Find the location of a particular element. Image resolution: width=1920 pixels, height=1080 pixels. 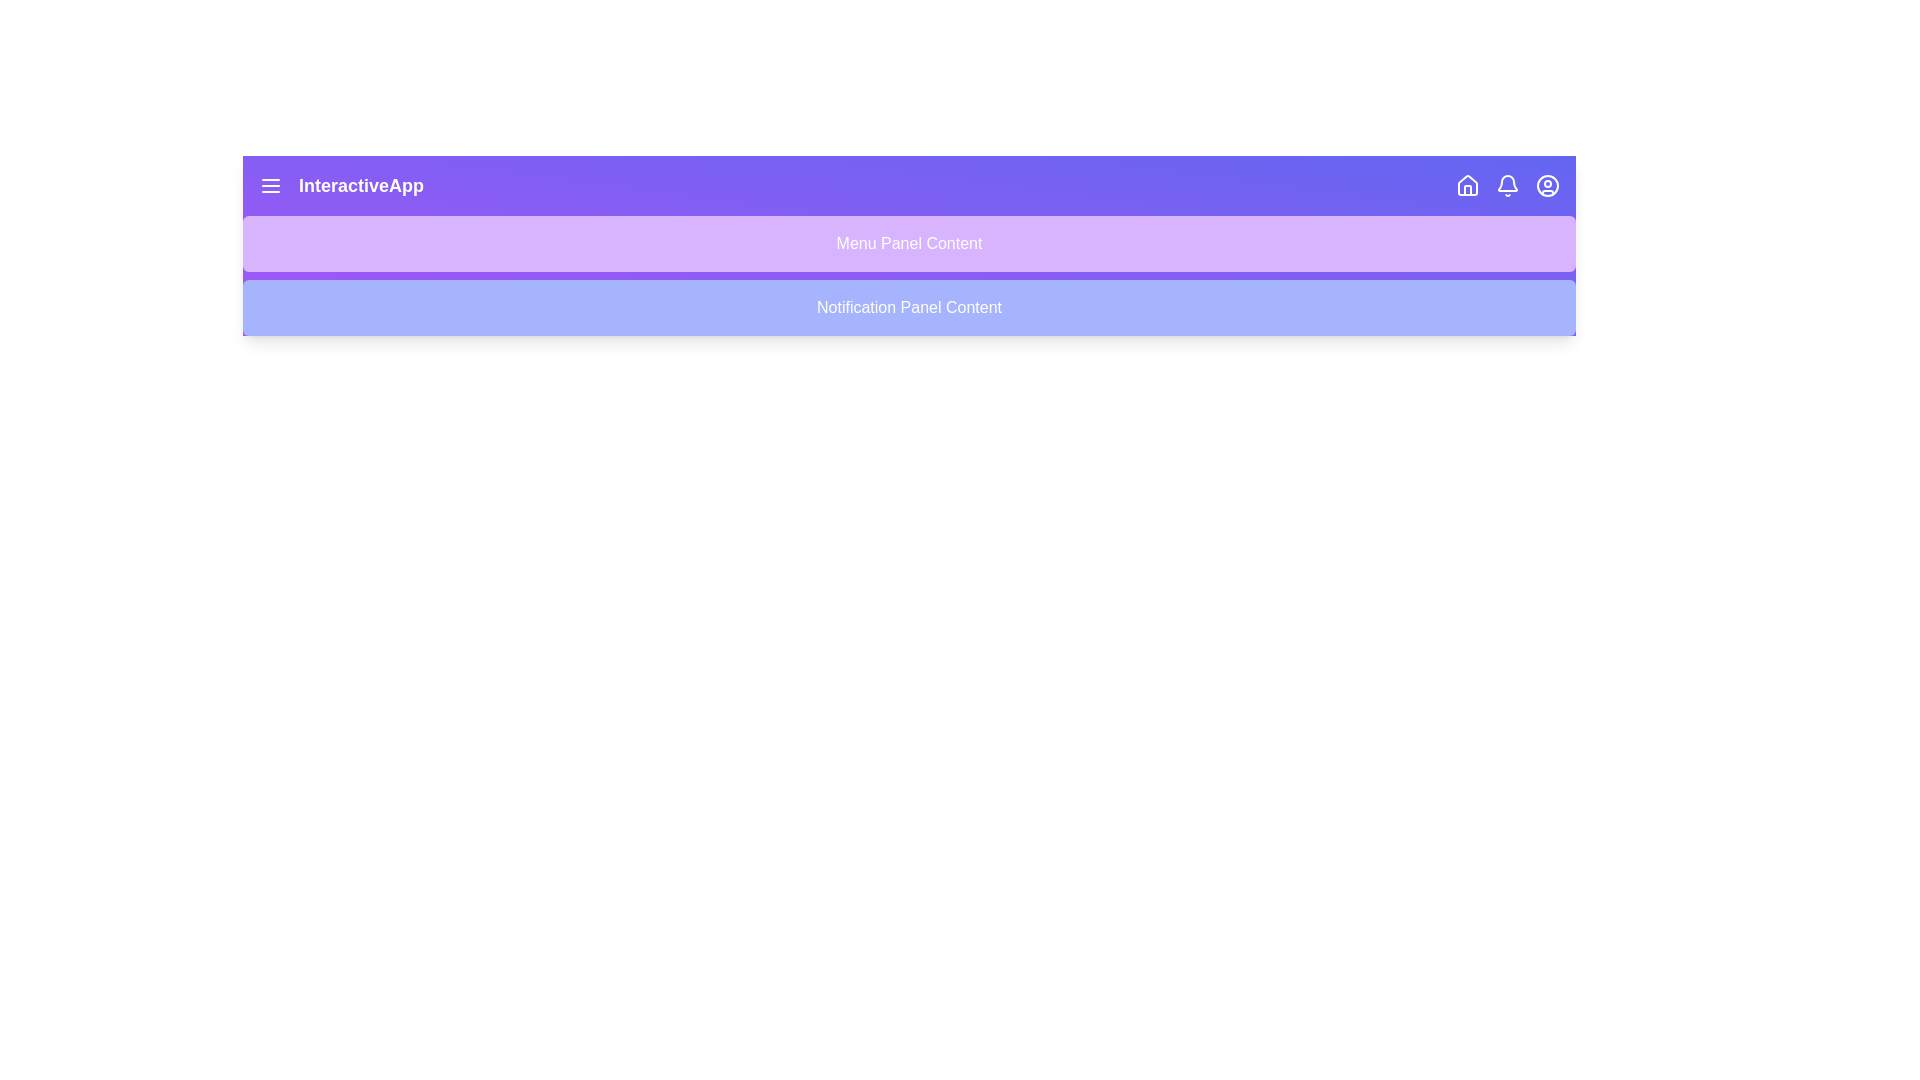

the 'Home' icon in the app bar to navigate to the home page is located at coordinates (1468, 185).